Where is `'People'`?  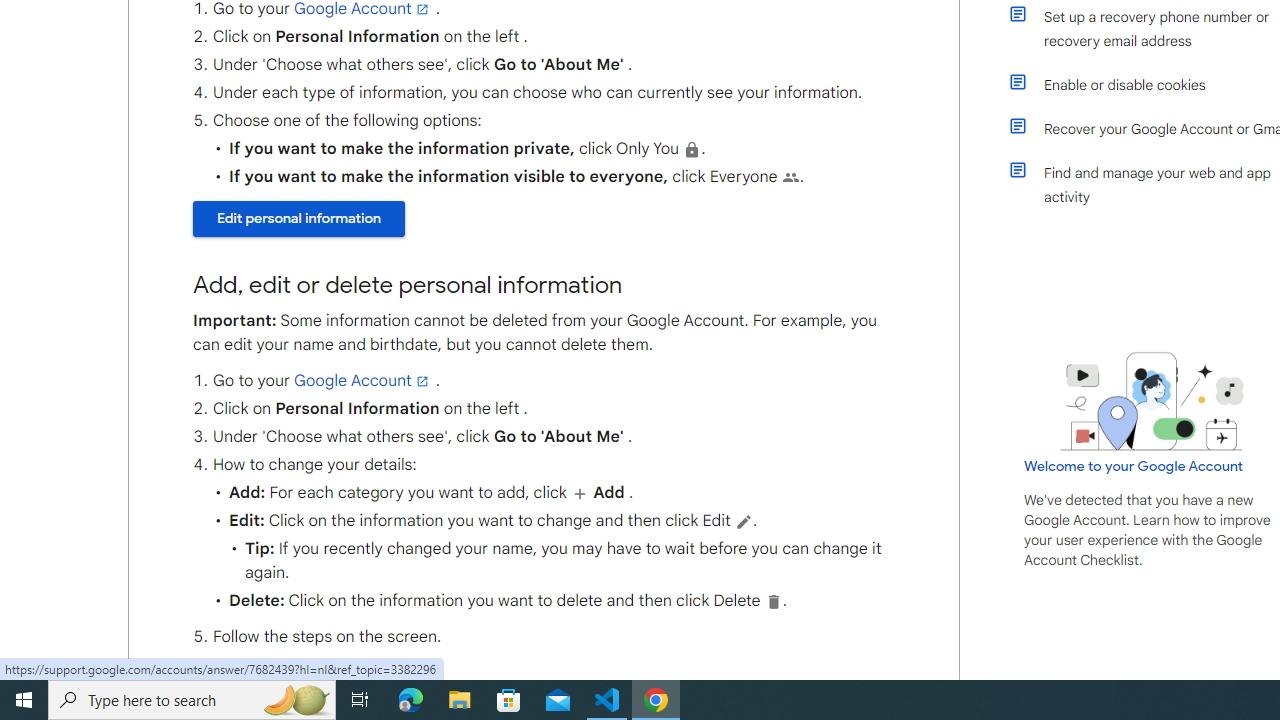
'People' is located at coordinates (789, 176).